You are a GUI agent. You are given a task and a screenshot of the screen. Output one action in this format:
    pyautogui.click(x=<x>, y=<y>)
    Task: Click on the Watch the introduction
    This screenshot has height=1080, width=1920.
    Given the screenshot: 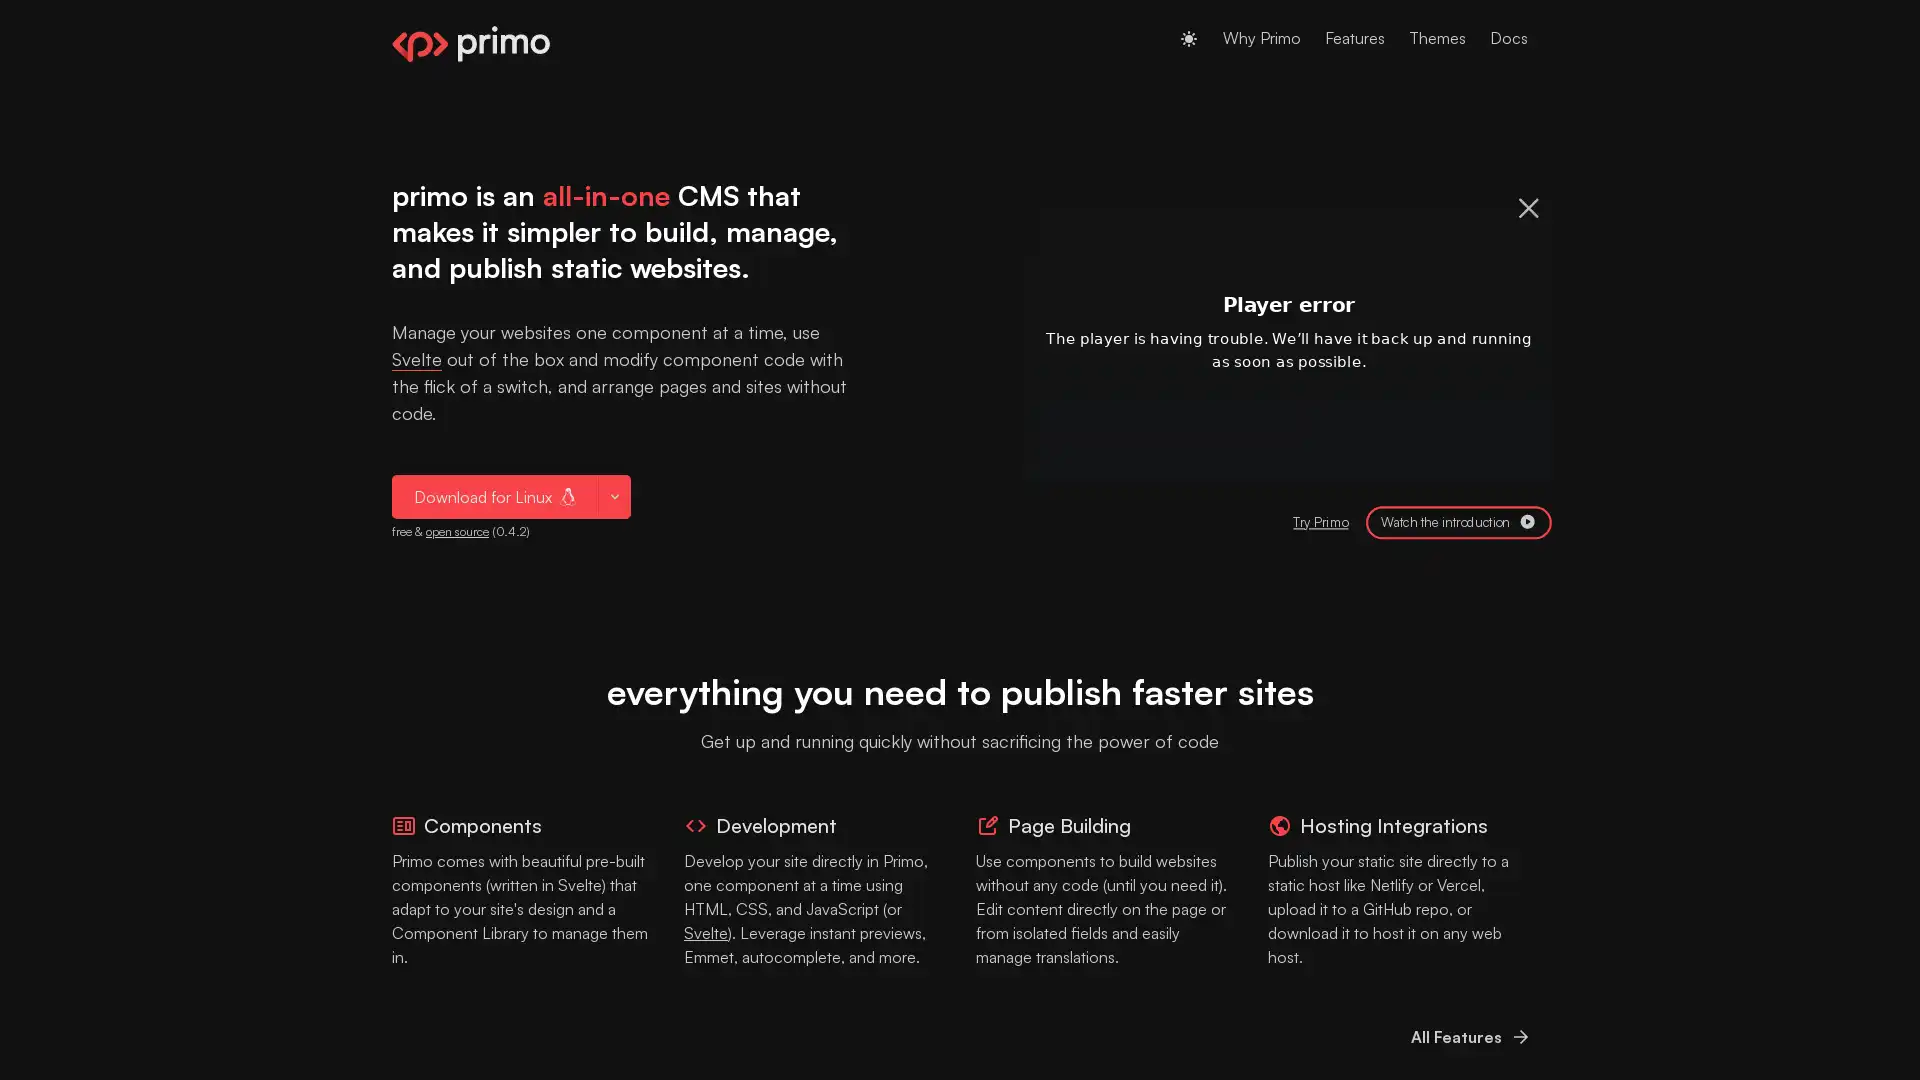 What is the action you would take?
    pyautogui.click(x=1458, y=521)
    